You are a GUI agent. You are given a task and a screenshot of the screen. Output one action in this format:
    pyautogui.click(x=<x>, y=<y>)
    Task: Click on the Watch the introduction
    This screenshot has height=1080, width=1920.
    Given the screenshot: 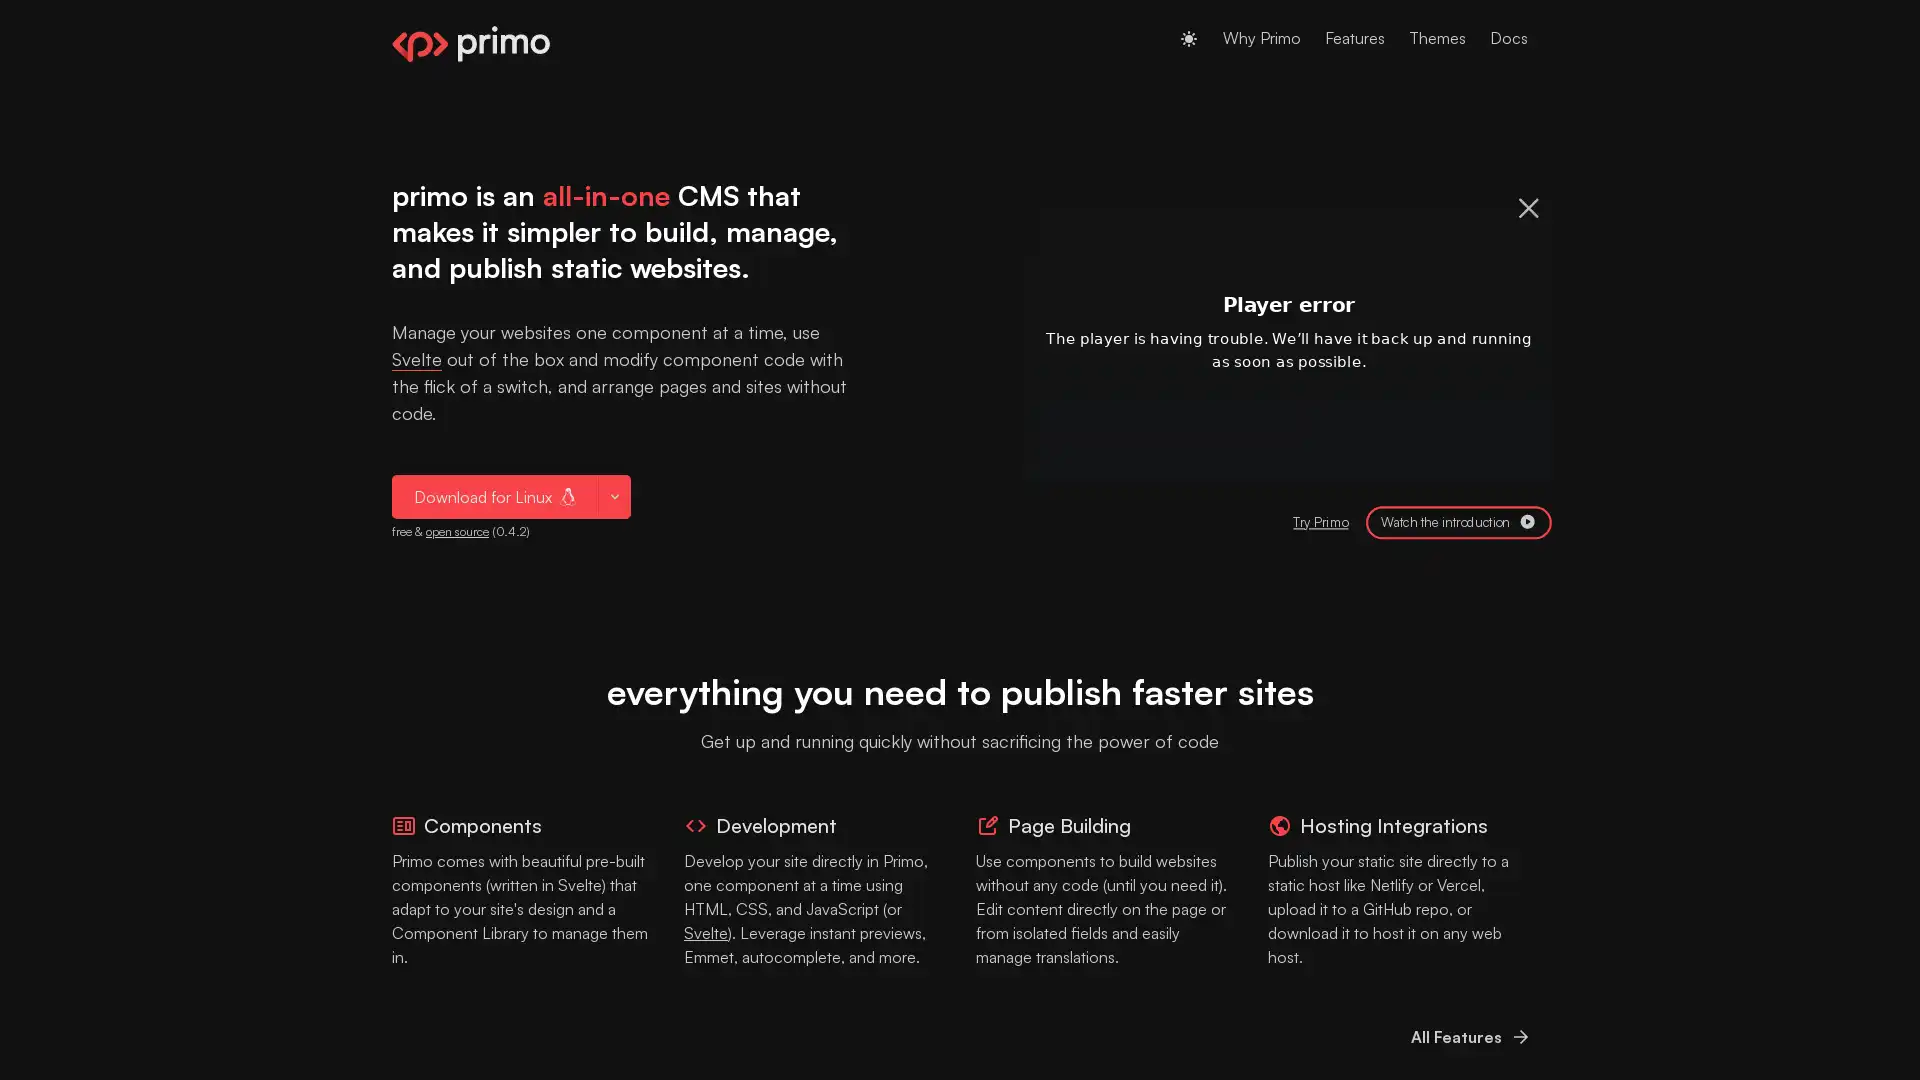 What is the action you would take?
    pyautogui.click(x=1458, y=521)
    